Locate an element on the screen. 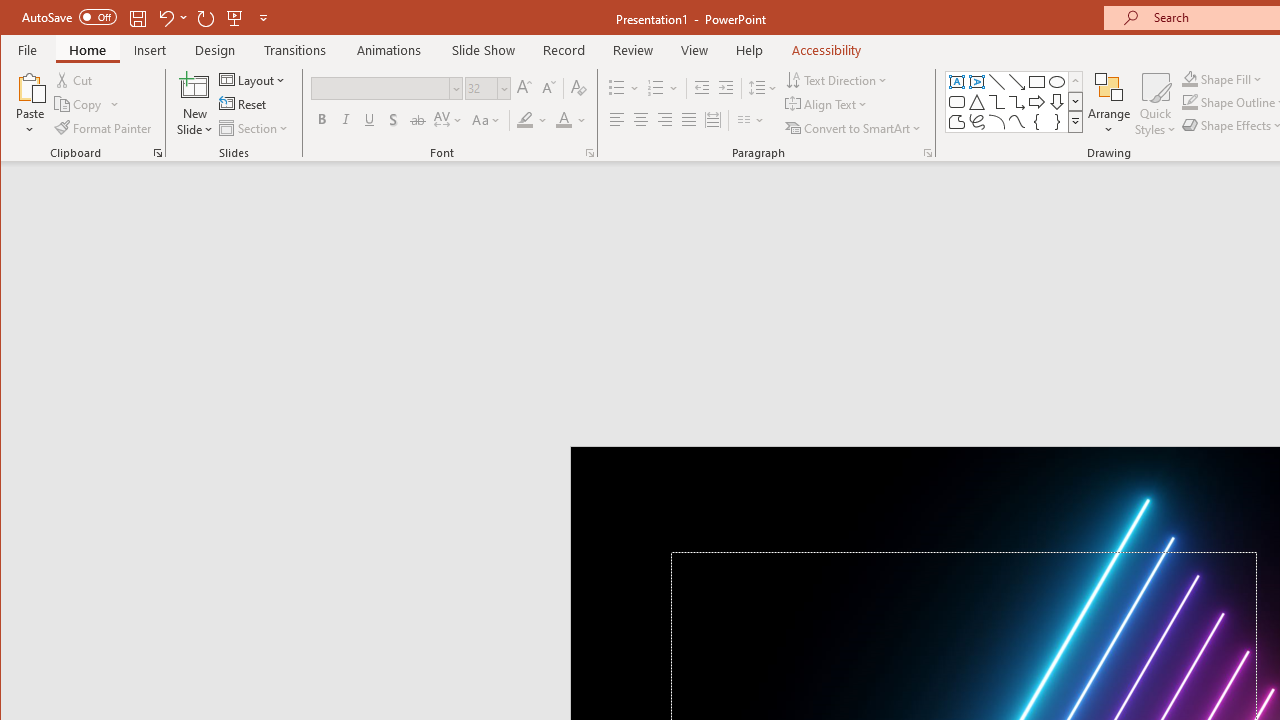 This screenshot has width=1280, height=720. 'Freeform: Scribble' is located at coordinates (976, 122).